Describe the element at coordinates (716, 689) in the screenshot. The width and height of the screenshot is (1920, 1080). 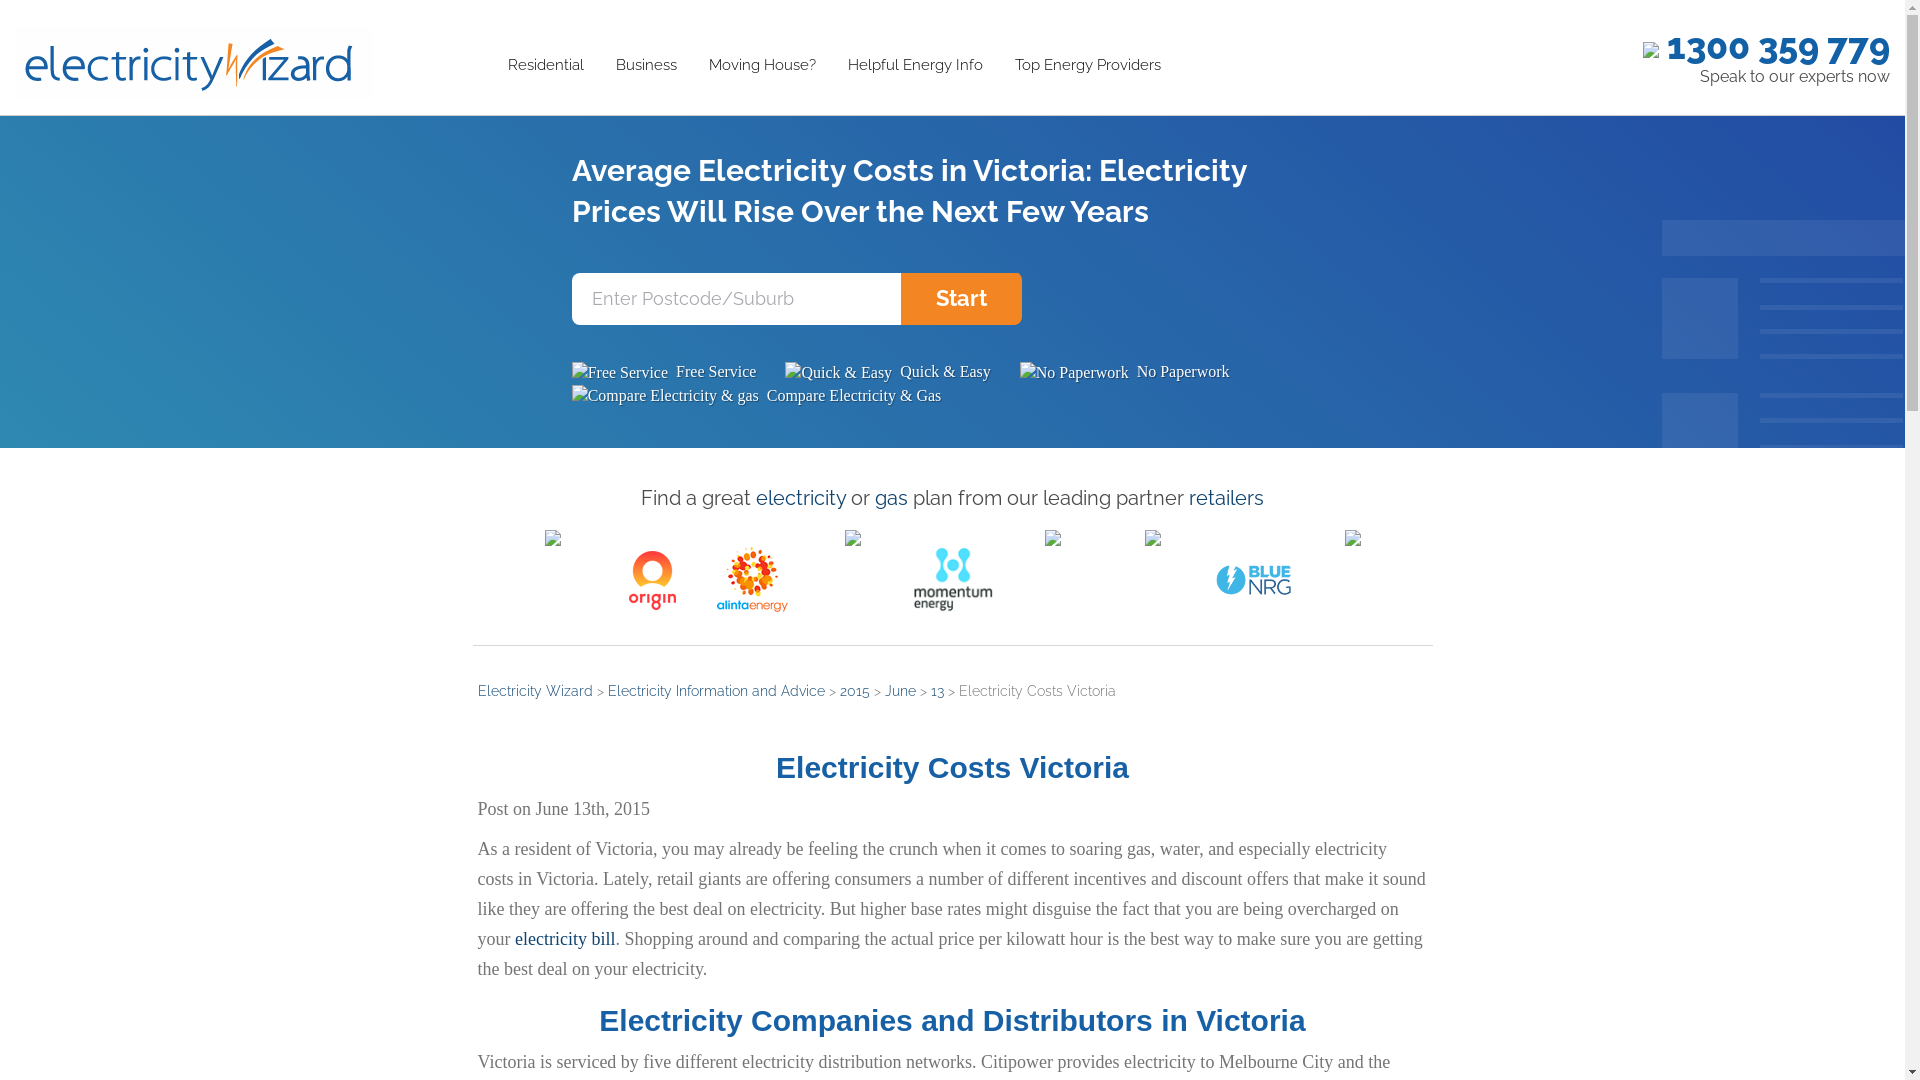
I see `'Electricity Information and Advice'` at that location.